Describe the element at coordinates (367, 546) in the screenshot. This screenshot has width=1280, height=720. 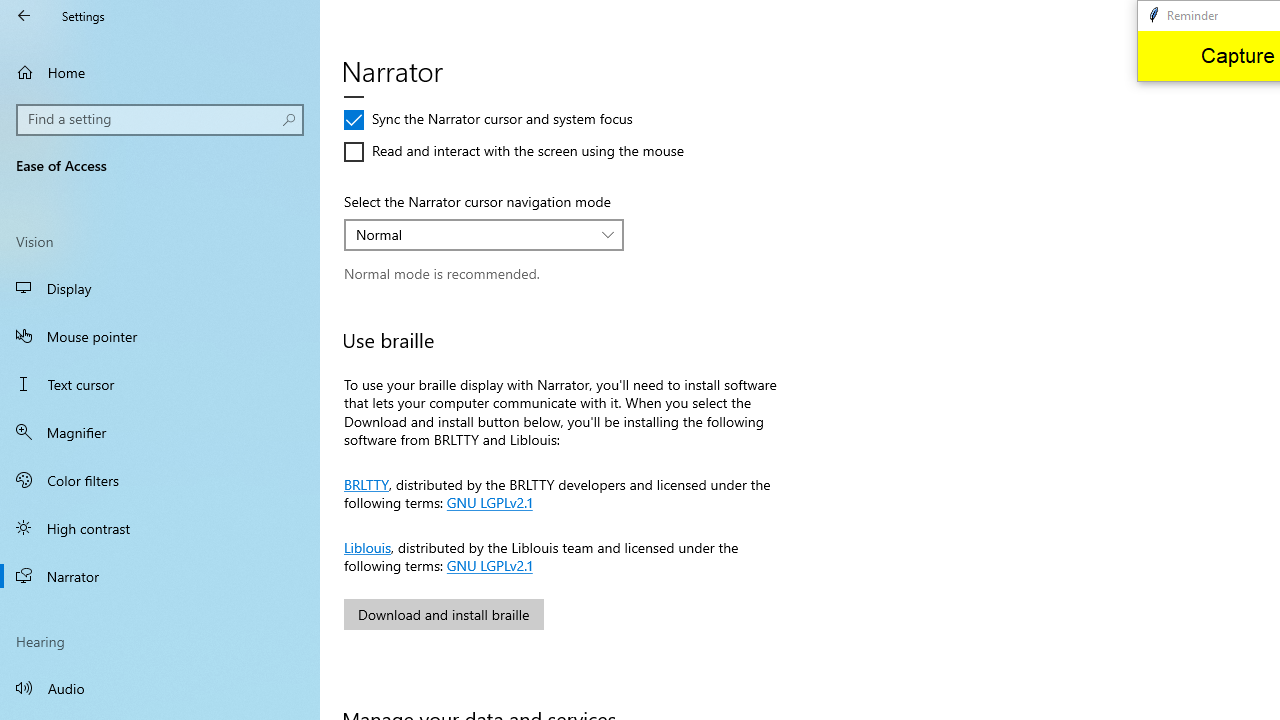
I see `'Liblouis'` at that location.